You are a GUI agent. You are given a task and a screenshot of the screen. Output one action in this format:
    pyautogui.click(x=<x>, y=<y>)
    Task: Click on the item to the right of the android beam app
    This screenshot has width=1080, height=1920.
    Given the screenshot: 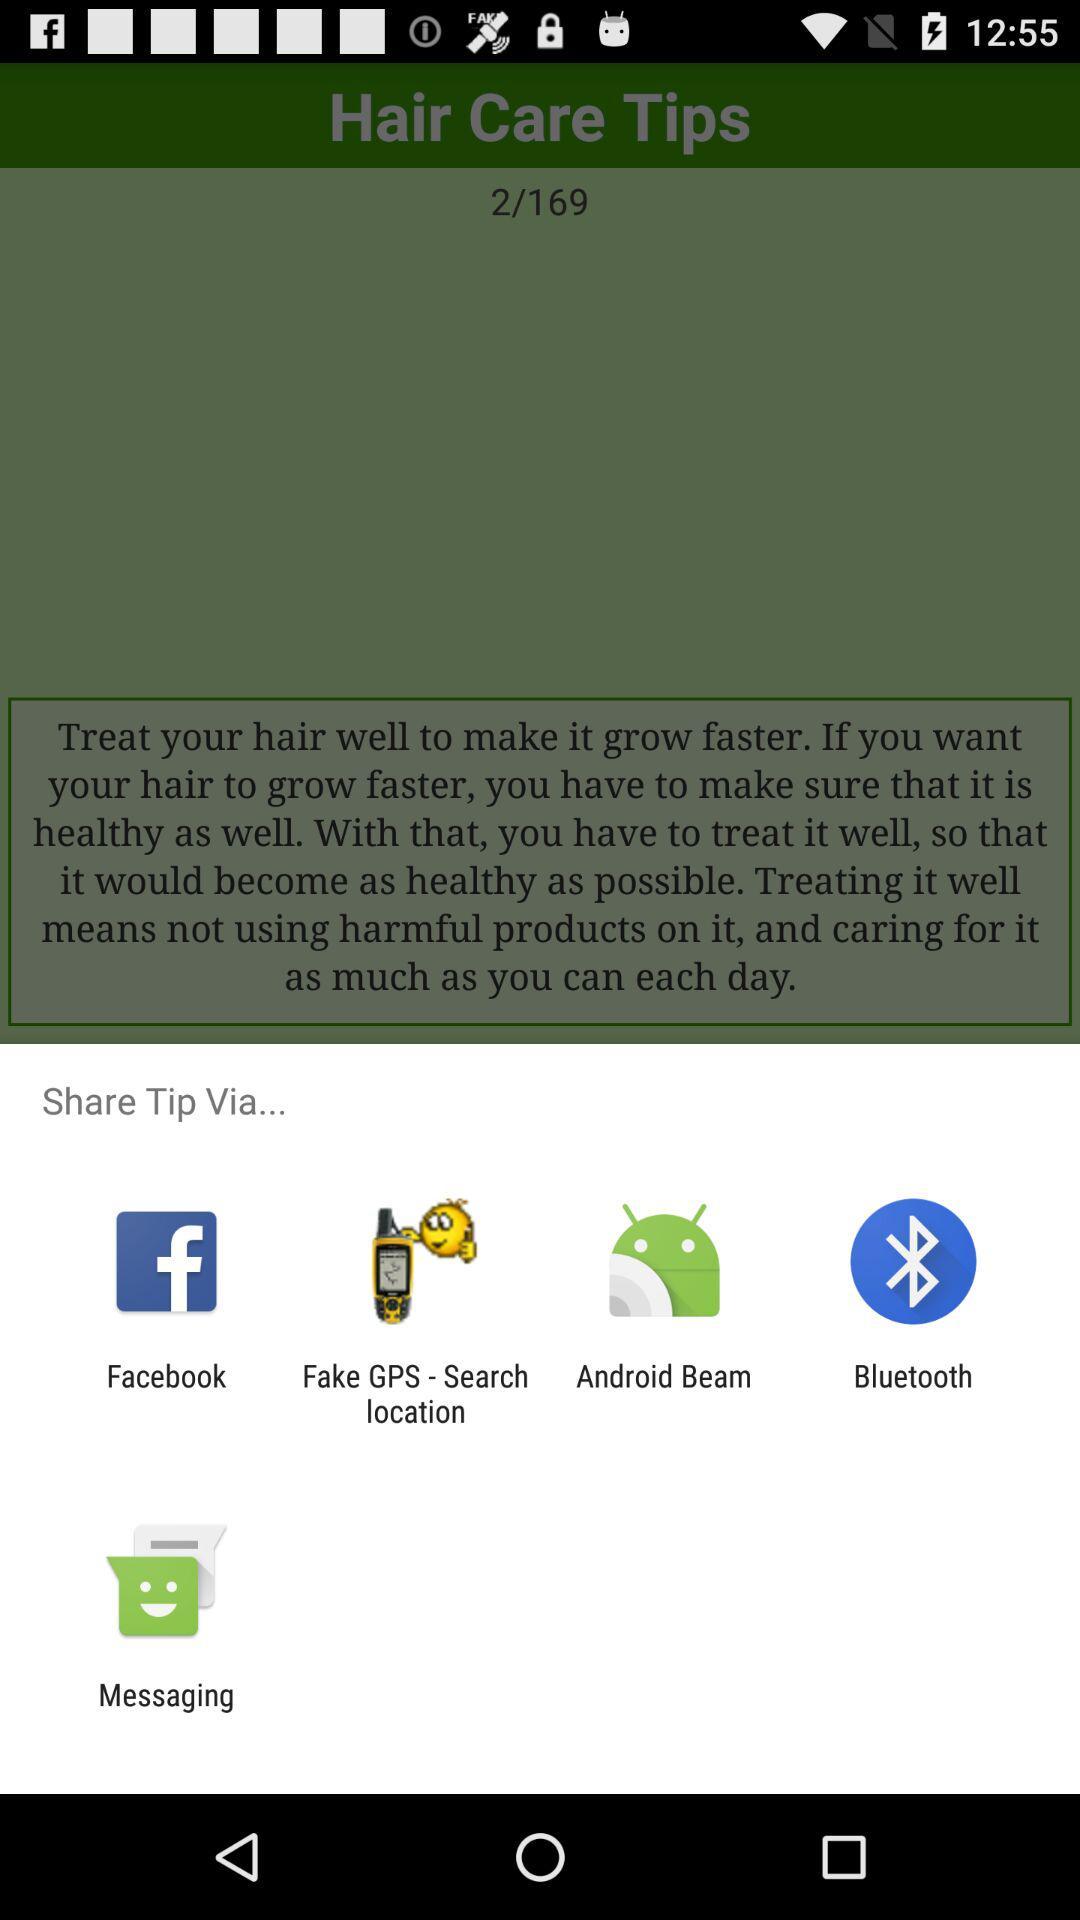 What is the action you would take?
    pyautogui.click(x=913, y=1392)
    